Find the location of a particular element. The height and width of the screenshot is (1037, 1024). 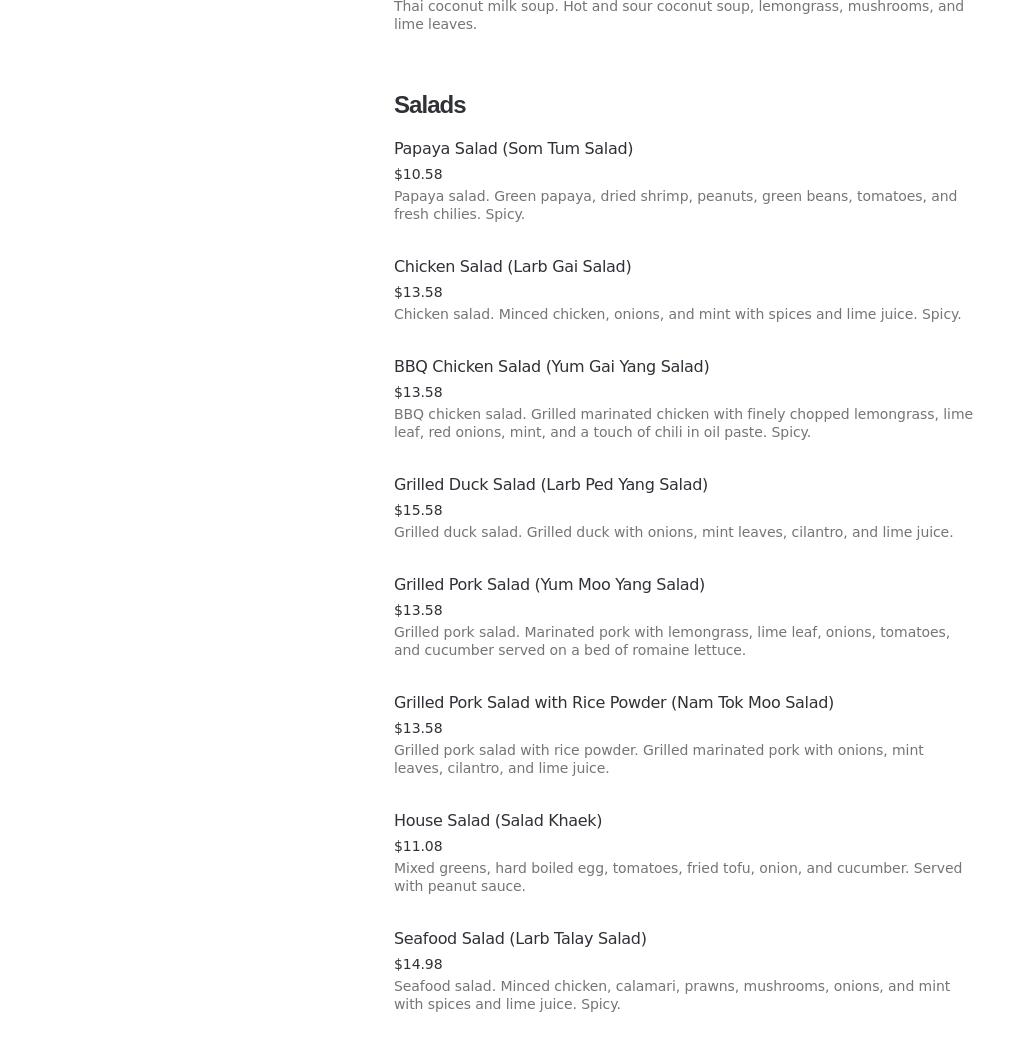

'Grilled pork salad. Marinated pork with lemongrass, lime leaf, onions, tomatoes, and cucumber served on a bed of romaine lettuce.' is located at coordinates (670, 640).